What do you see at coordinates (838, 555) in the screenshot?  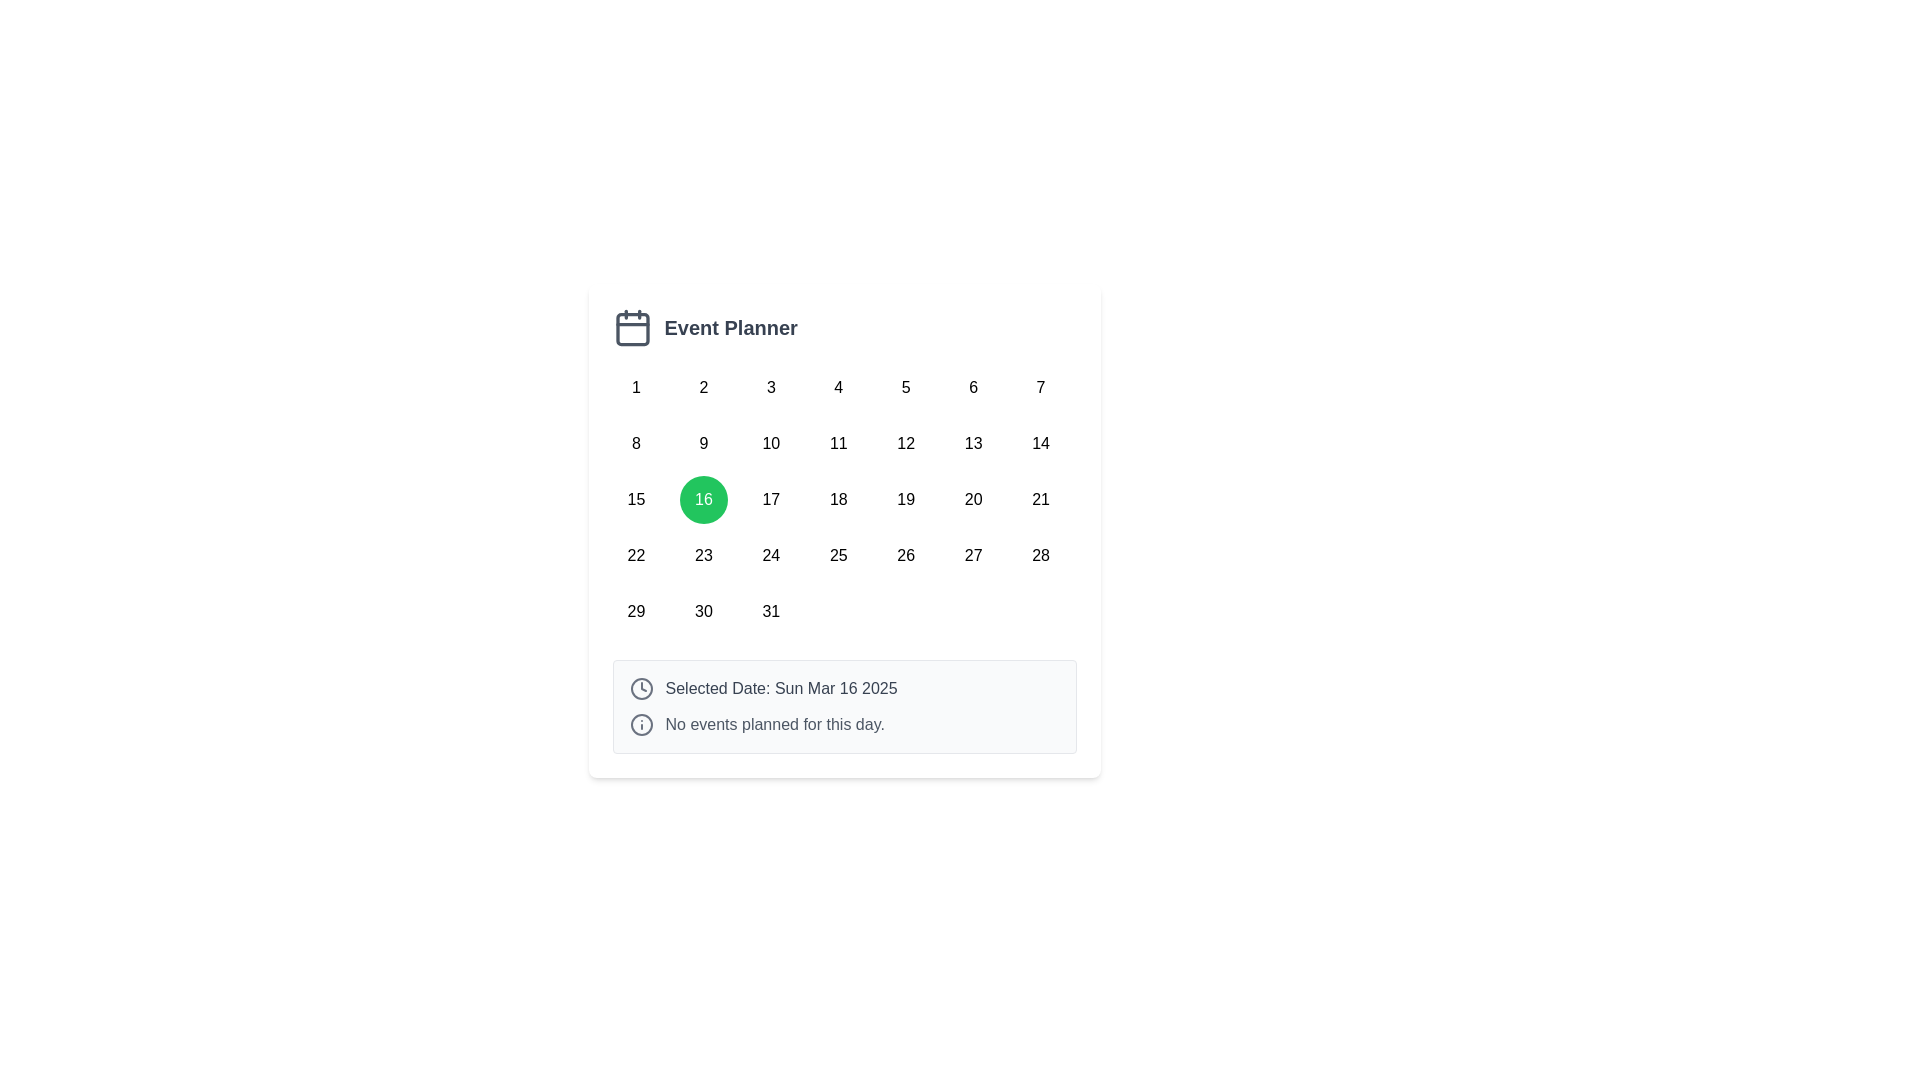 I see `the calendar button labeled '25' located in the fourth row and fourth column of the grid` at bounding box center [838, 555].